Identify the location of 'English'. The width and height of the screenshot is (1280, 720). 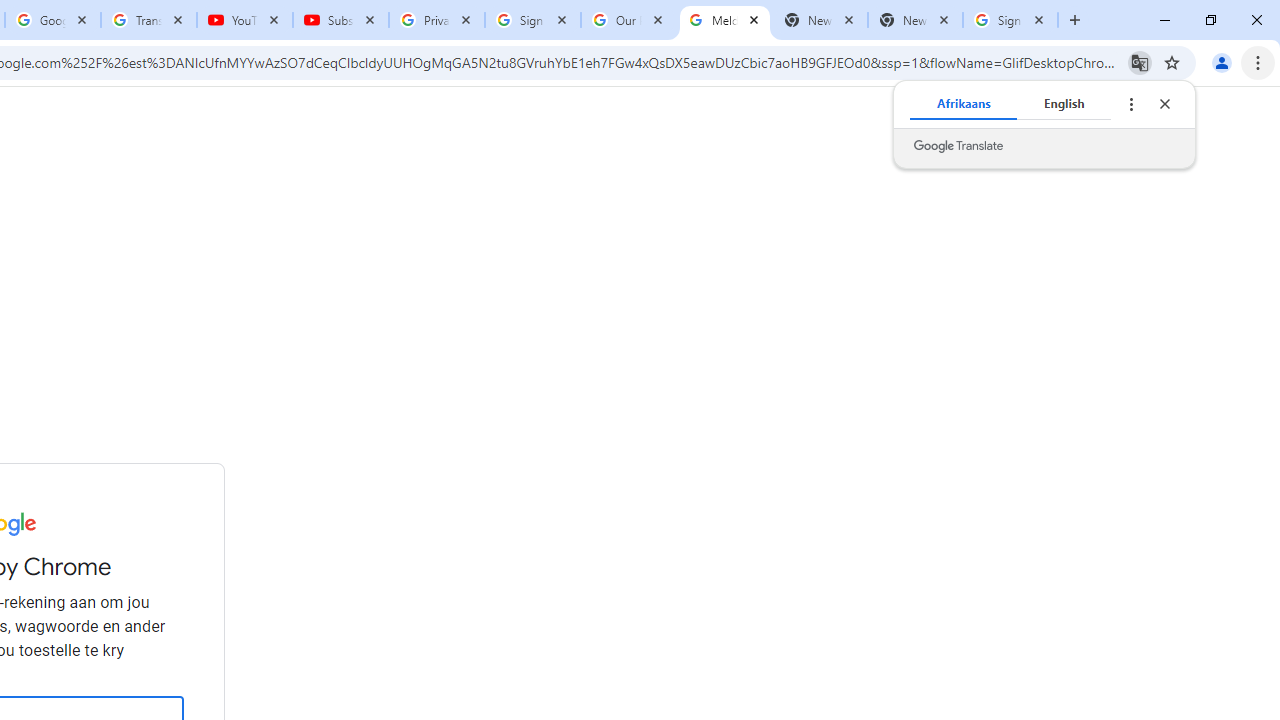
(1063, 104).